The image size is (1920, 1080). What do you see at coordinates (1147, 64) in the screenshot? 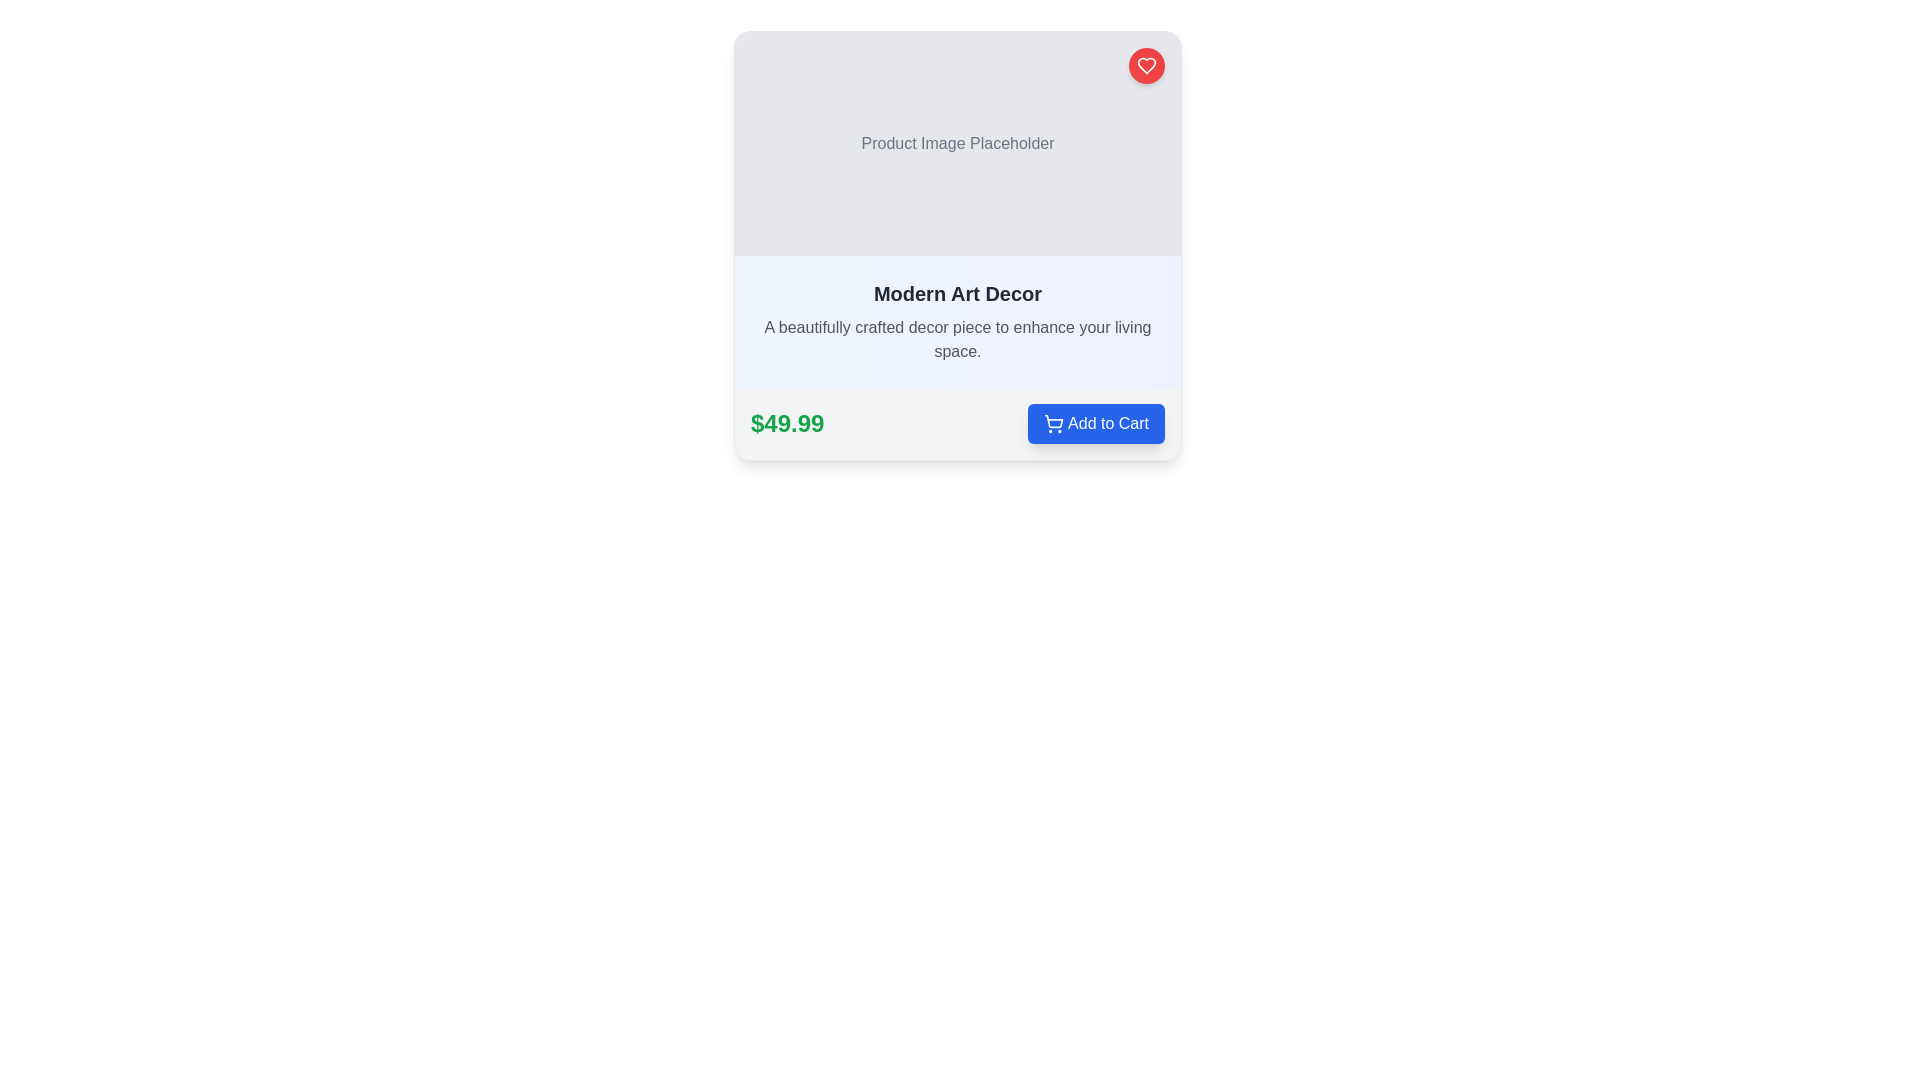
I see `the heart icon located in the top-right corner of the visual card` at bounding box center [1147, 64].